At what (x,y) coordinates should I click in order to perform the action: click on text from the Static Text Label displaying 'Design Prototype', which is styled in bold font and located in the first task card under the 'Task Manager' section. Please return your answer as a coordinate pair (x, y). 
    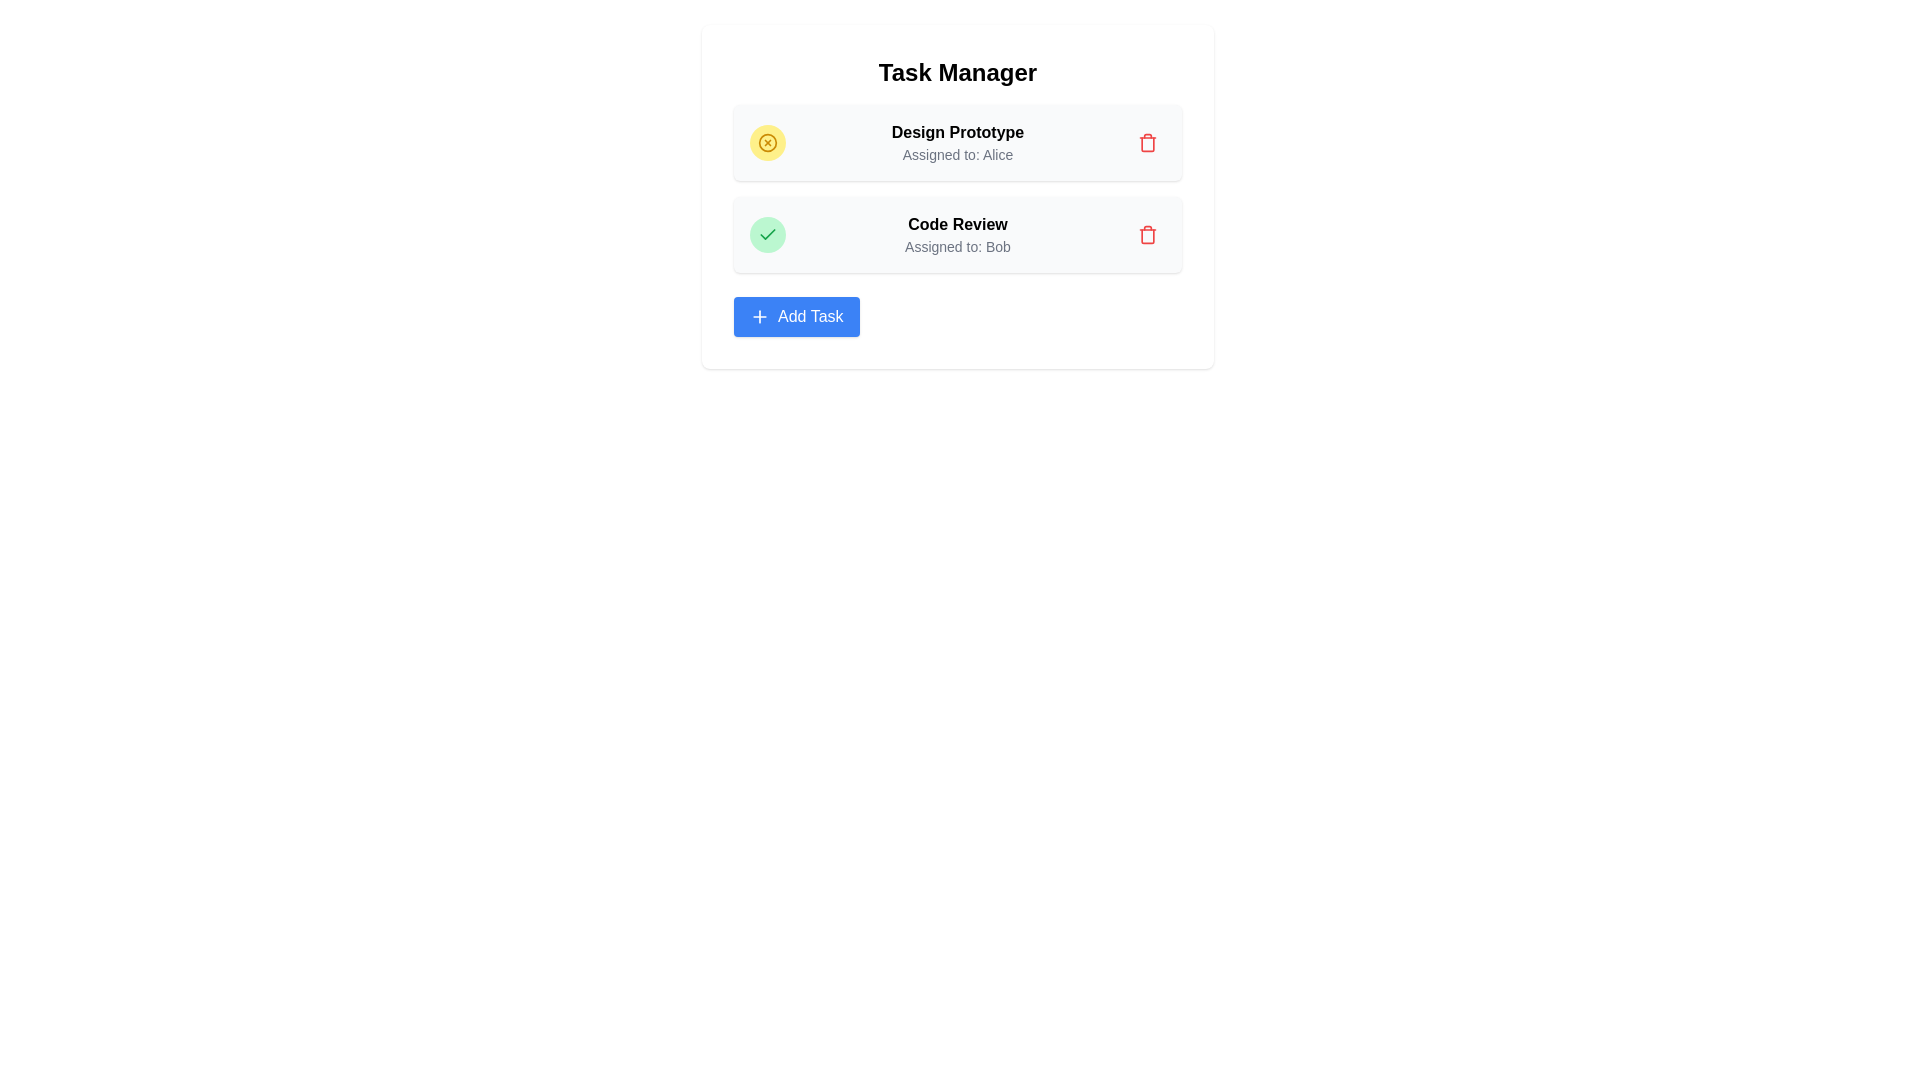
    Looking at the image, I should click on (957, 132).